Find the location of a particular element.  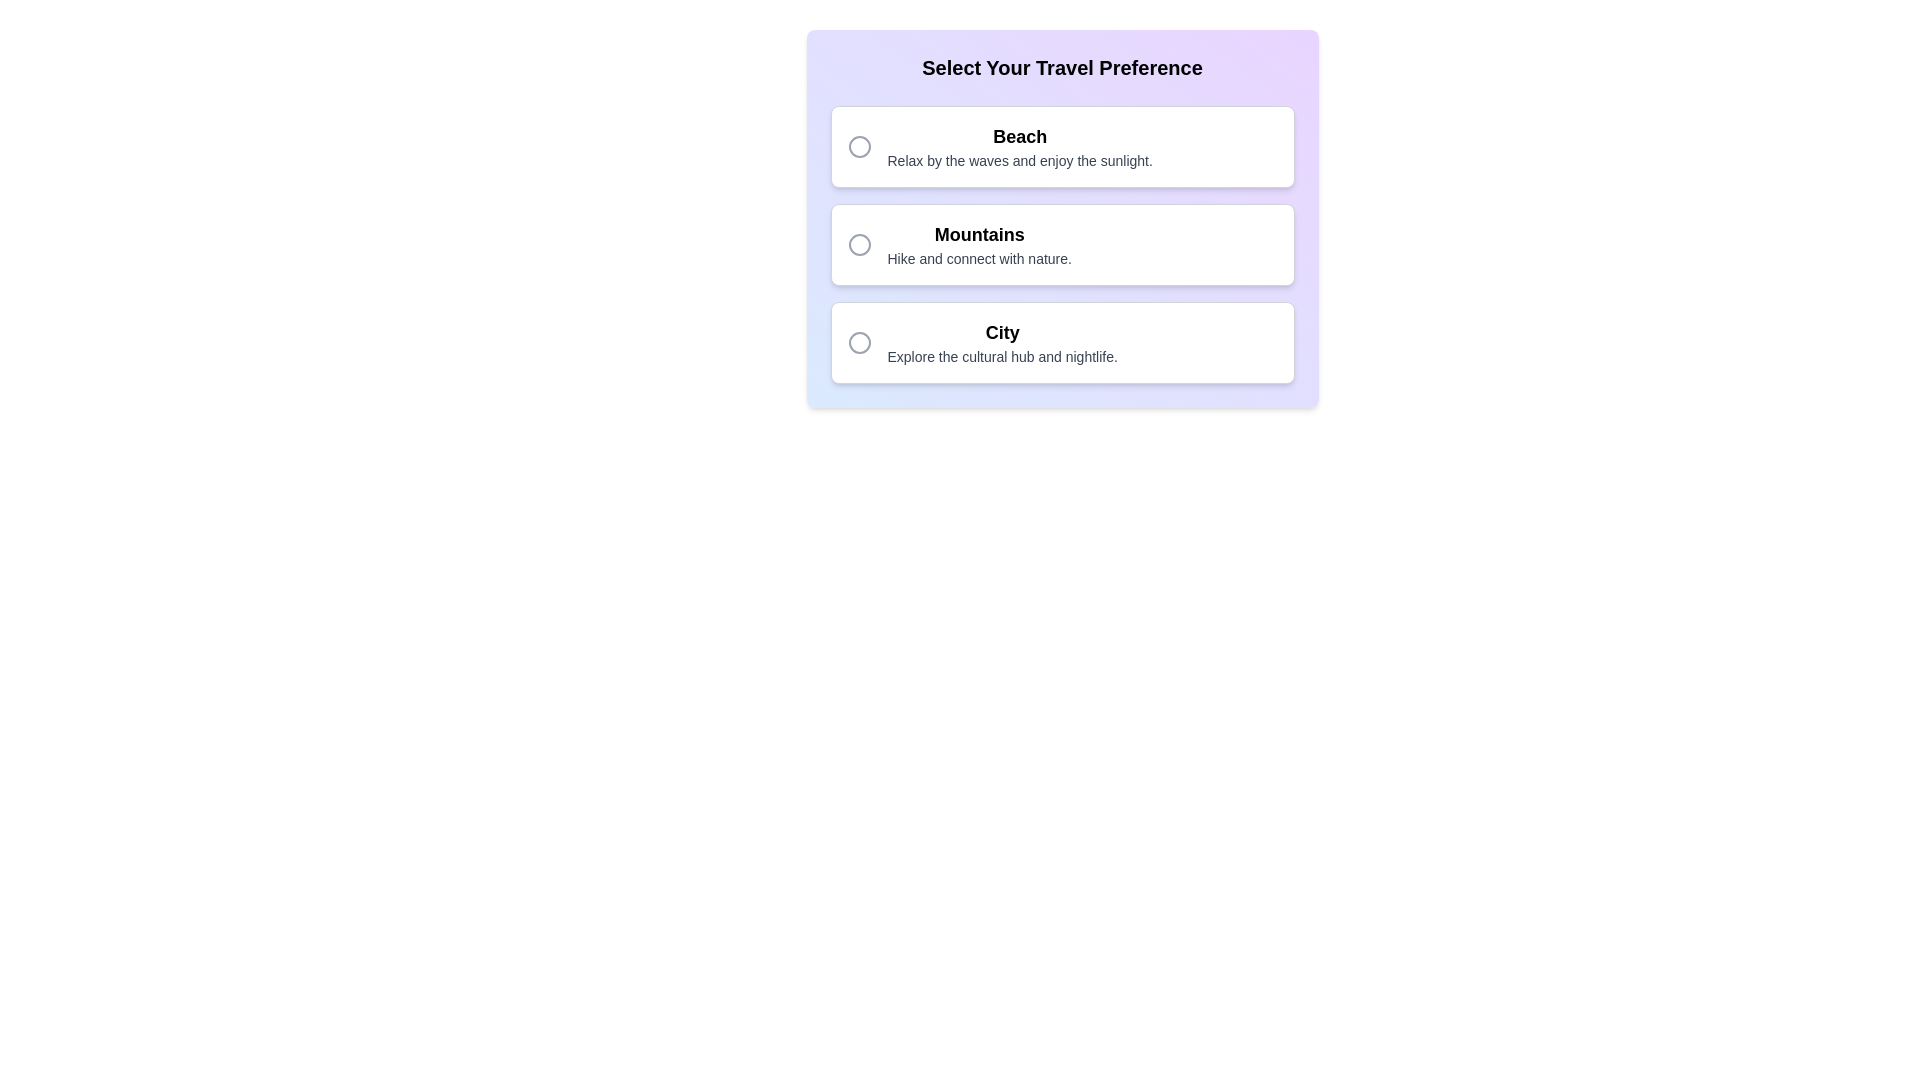

the 'Mountains' button with a selectable radio option, which has a white background, dark text, and rounded corners, positioned between the 'Beach' and 'City' buttons is located at coordinates (1061, 244).